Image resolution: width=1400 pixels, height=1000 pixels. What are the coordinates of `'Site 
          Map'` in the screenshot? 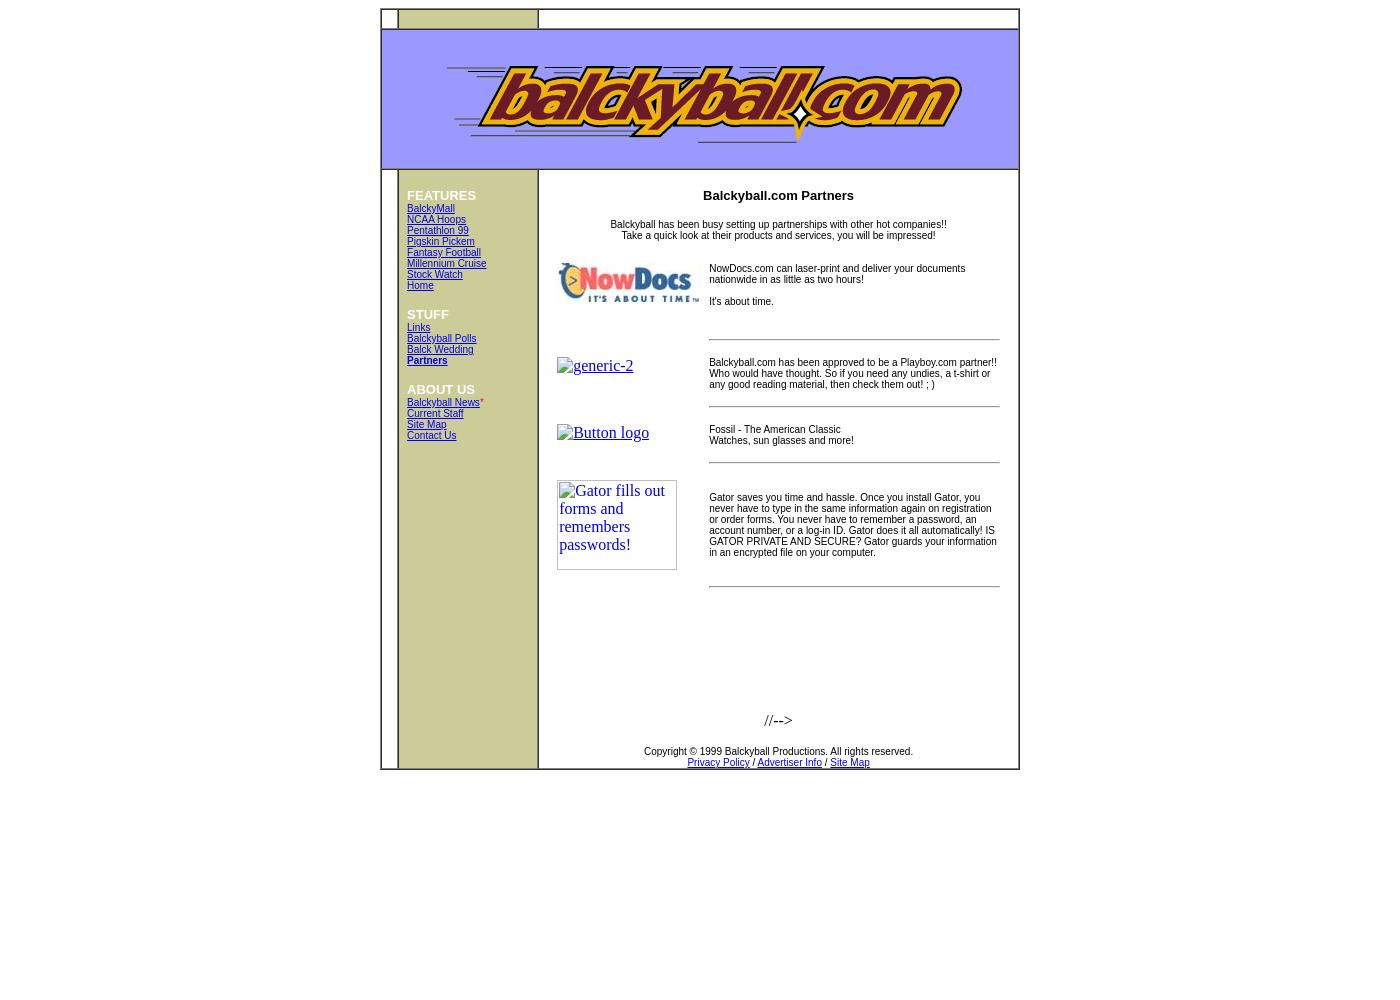 It's located at (426, 424).